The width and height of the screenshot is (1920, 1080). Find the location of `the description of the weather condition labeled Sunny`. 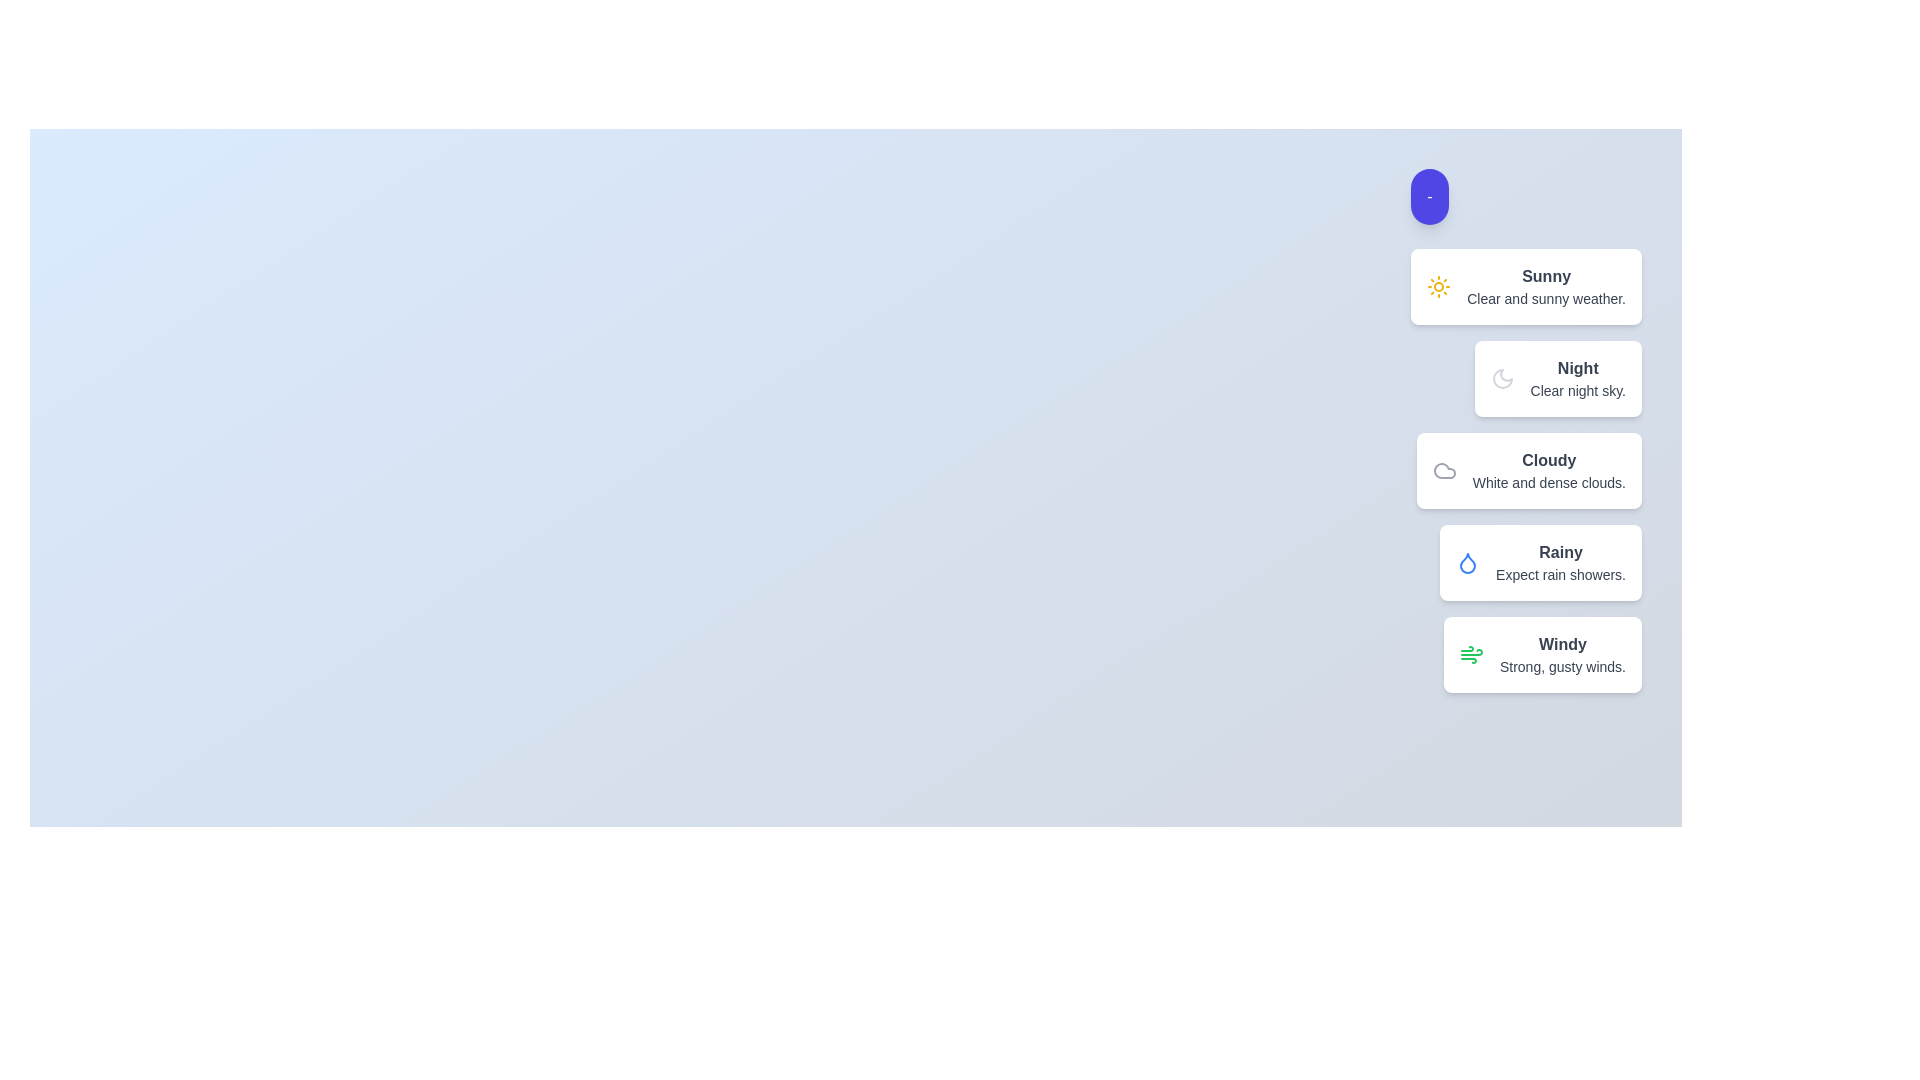

the description of the weather condition labeled Sunny is located at coordinates (1525, 286).